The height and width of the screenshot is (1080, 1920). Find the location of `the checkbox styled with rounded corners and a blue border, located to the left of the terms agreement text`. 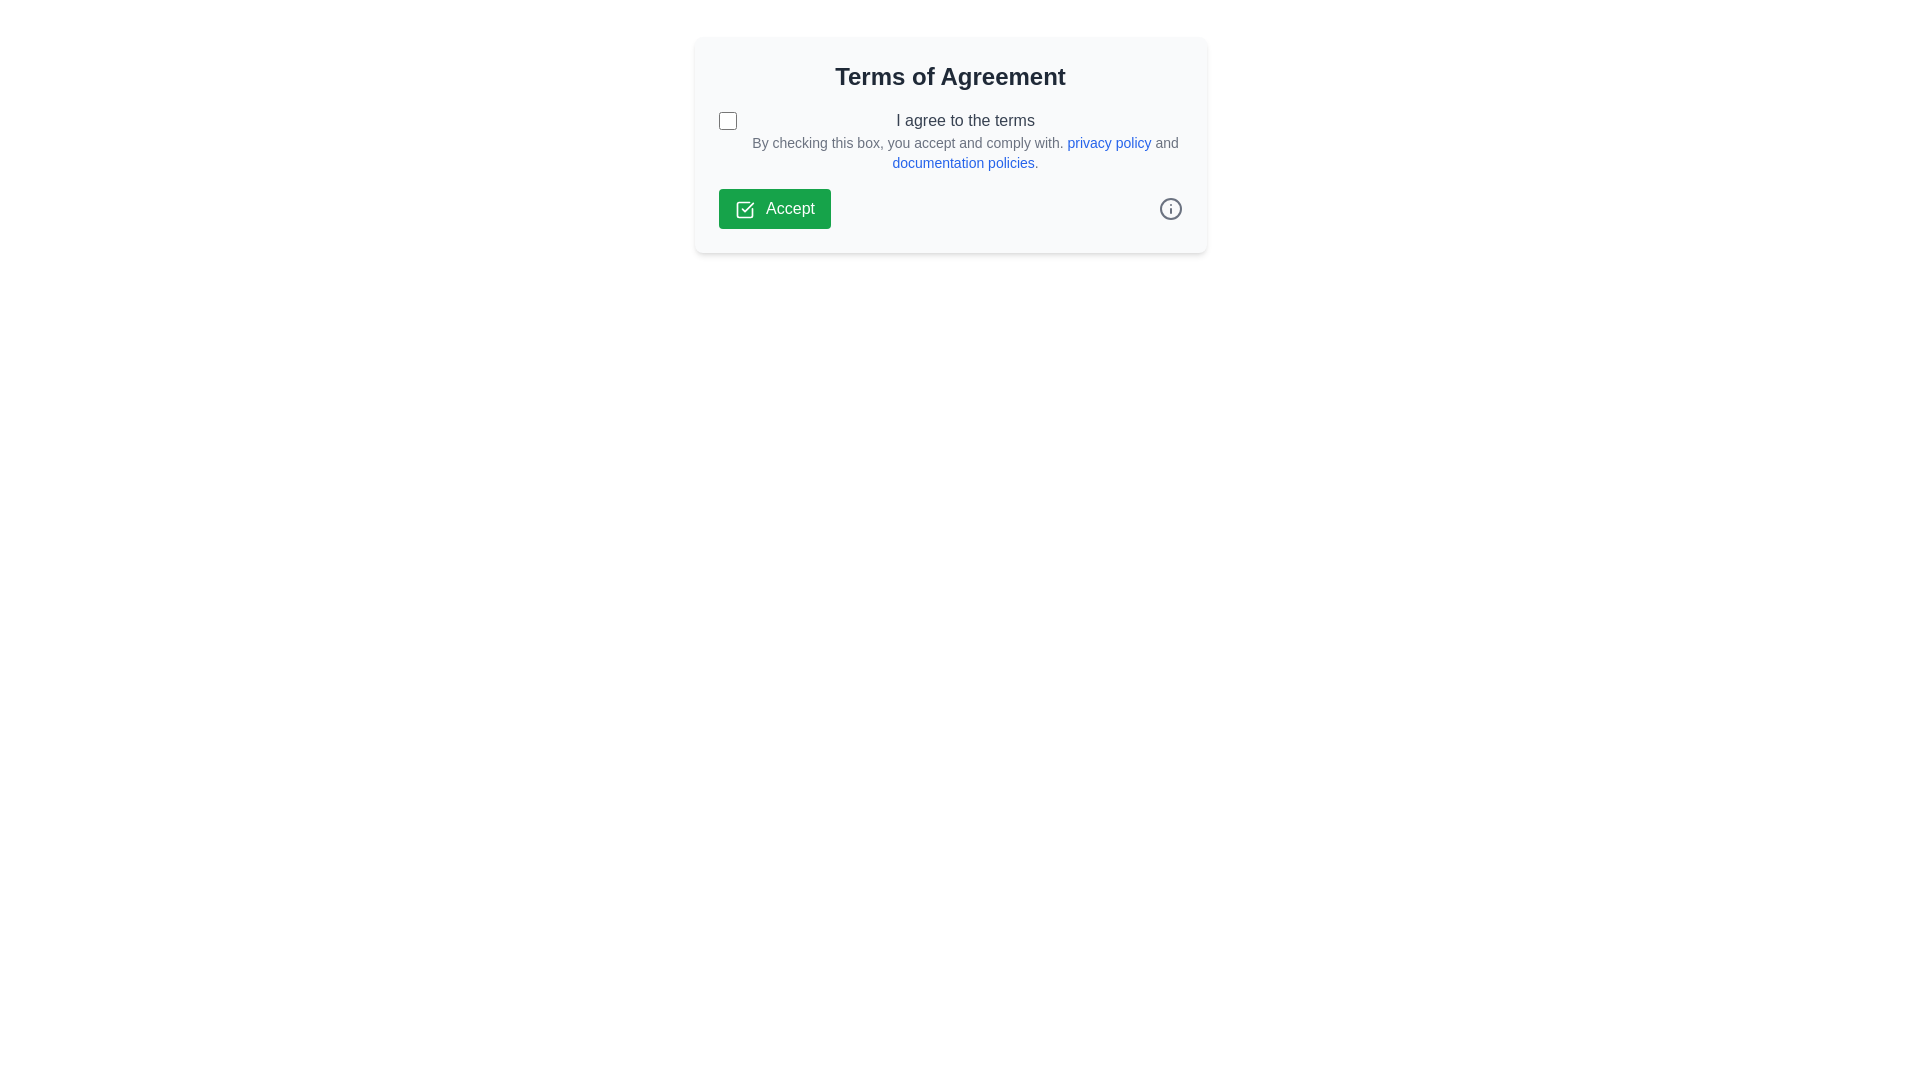

the checkbox styled with rounded corners and a blue border, located to the left of the terms agreement text is located at coordinates (726, 120).